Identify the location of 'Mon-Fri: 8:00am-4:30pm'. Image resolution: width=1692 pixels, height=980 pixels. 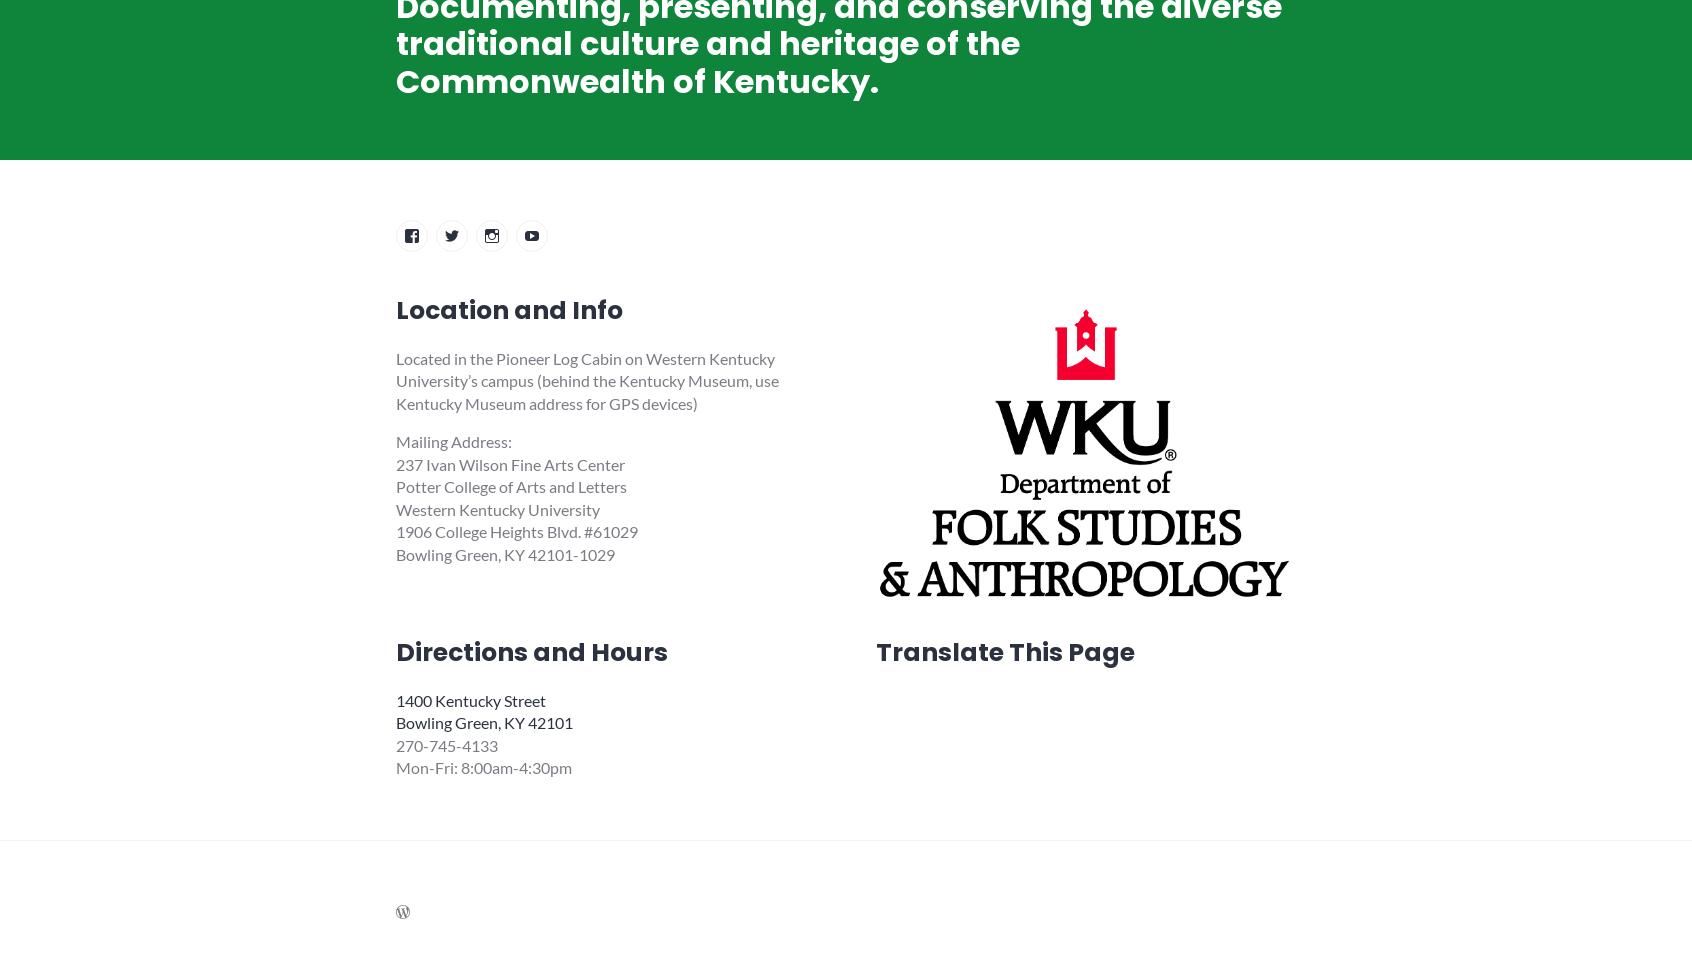
(483, 767).